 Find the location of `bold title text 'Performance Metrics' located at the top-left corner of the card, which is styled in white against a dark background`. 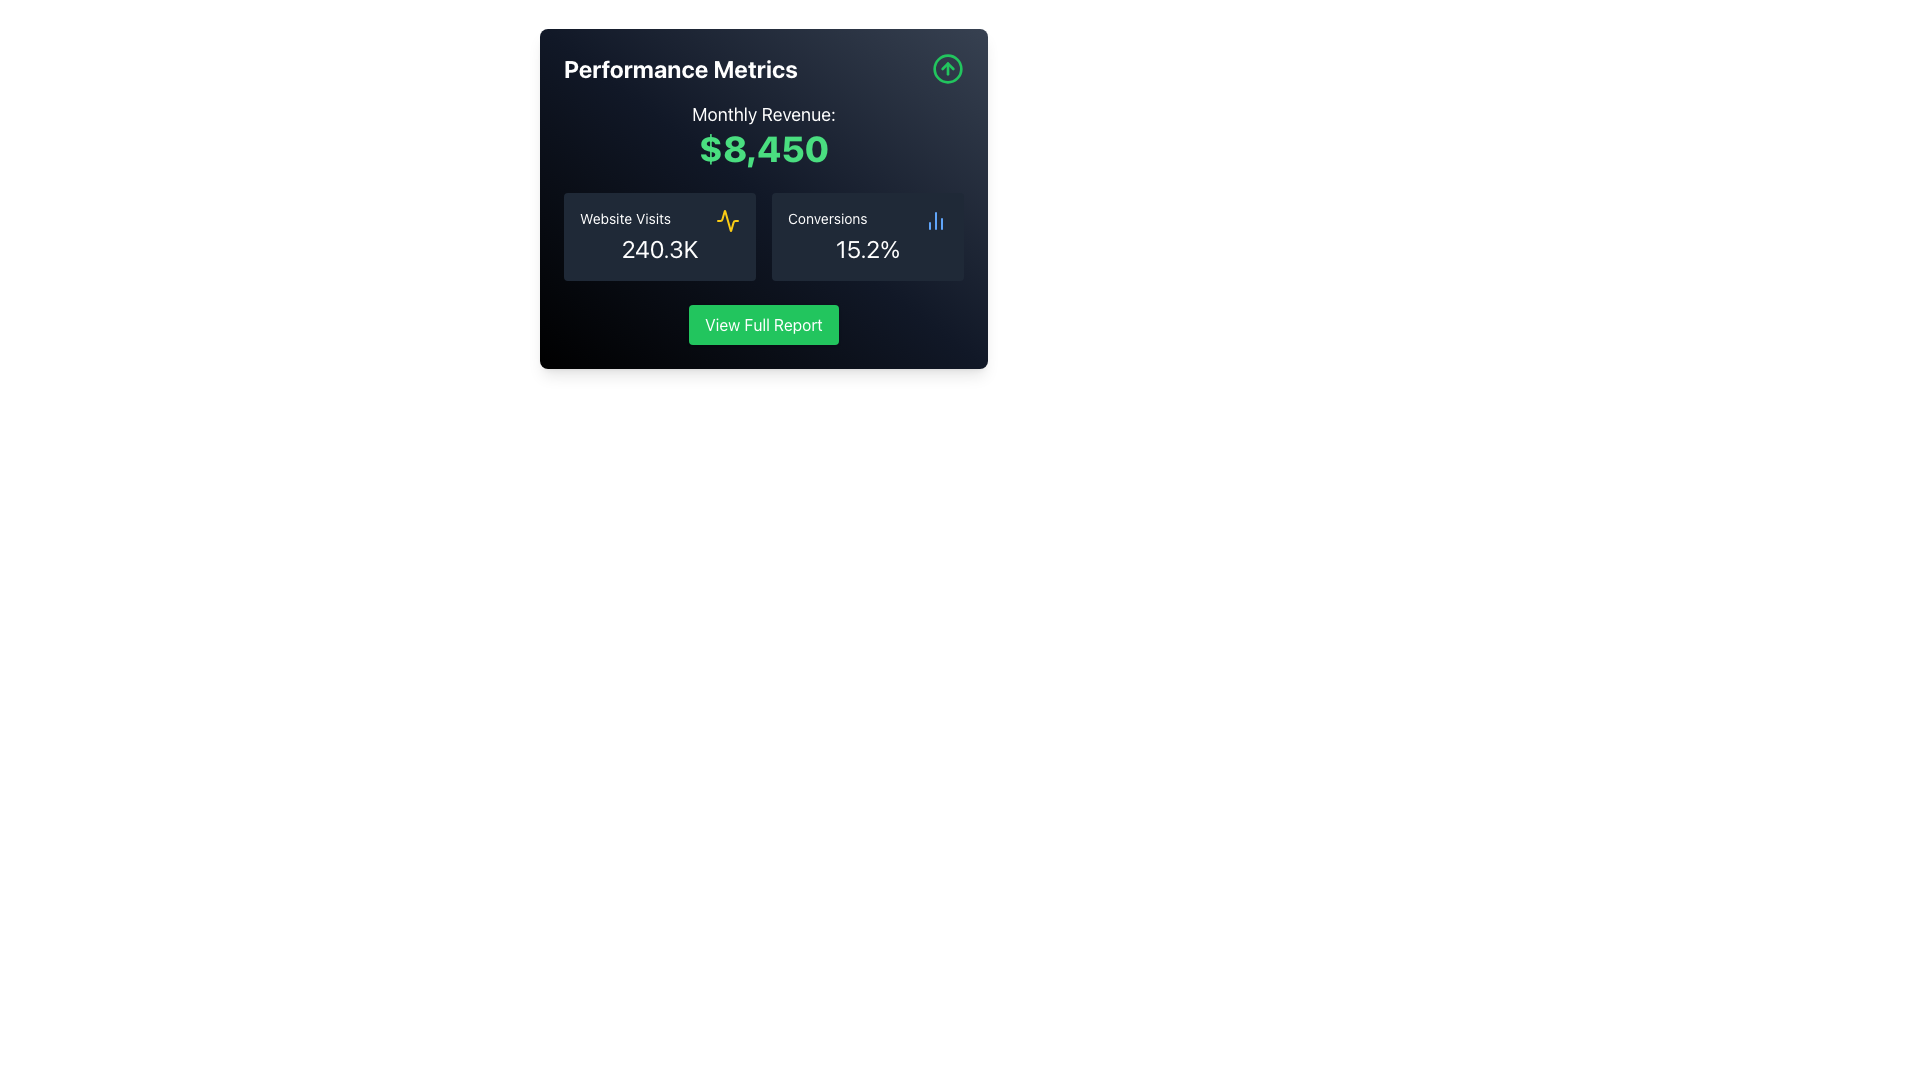

bold title text 'Performance Metrics' located at the top-left corner of the card, which is styled in white against a dark background is located at coordinates (681, 68).